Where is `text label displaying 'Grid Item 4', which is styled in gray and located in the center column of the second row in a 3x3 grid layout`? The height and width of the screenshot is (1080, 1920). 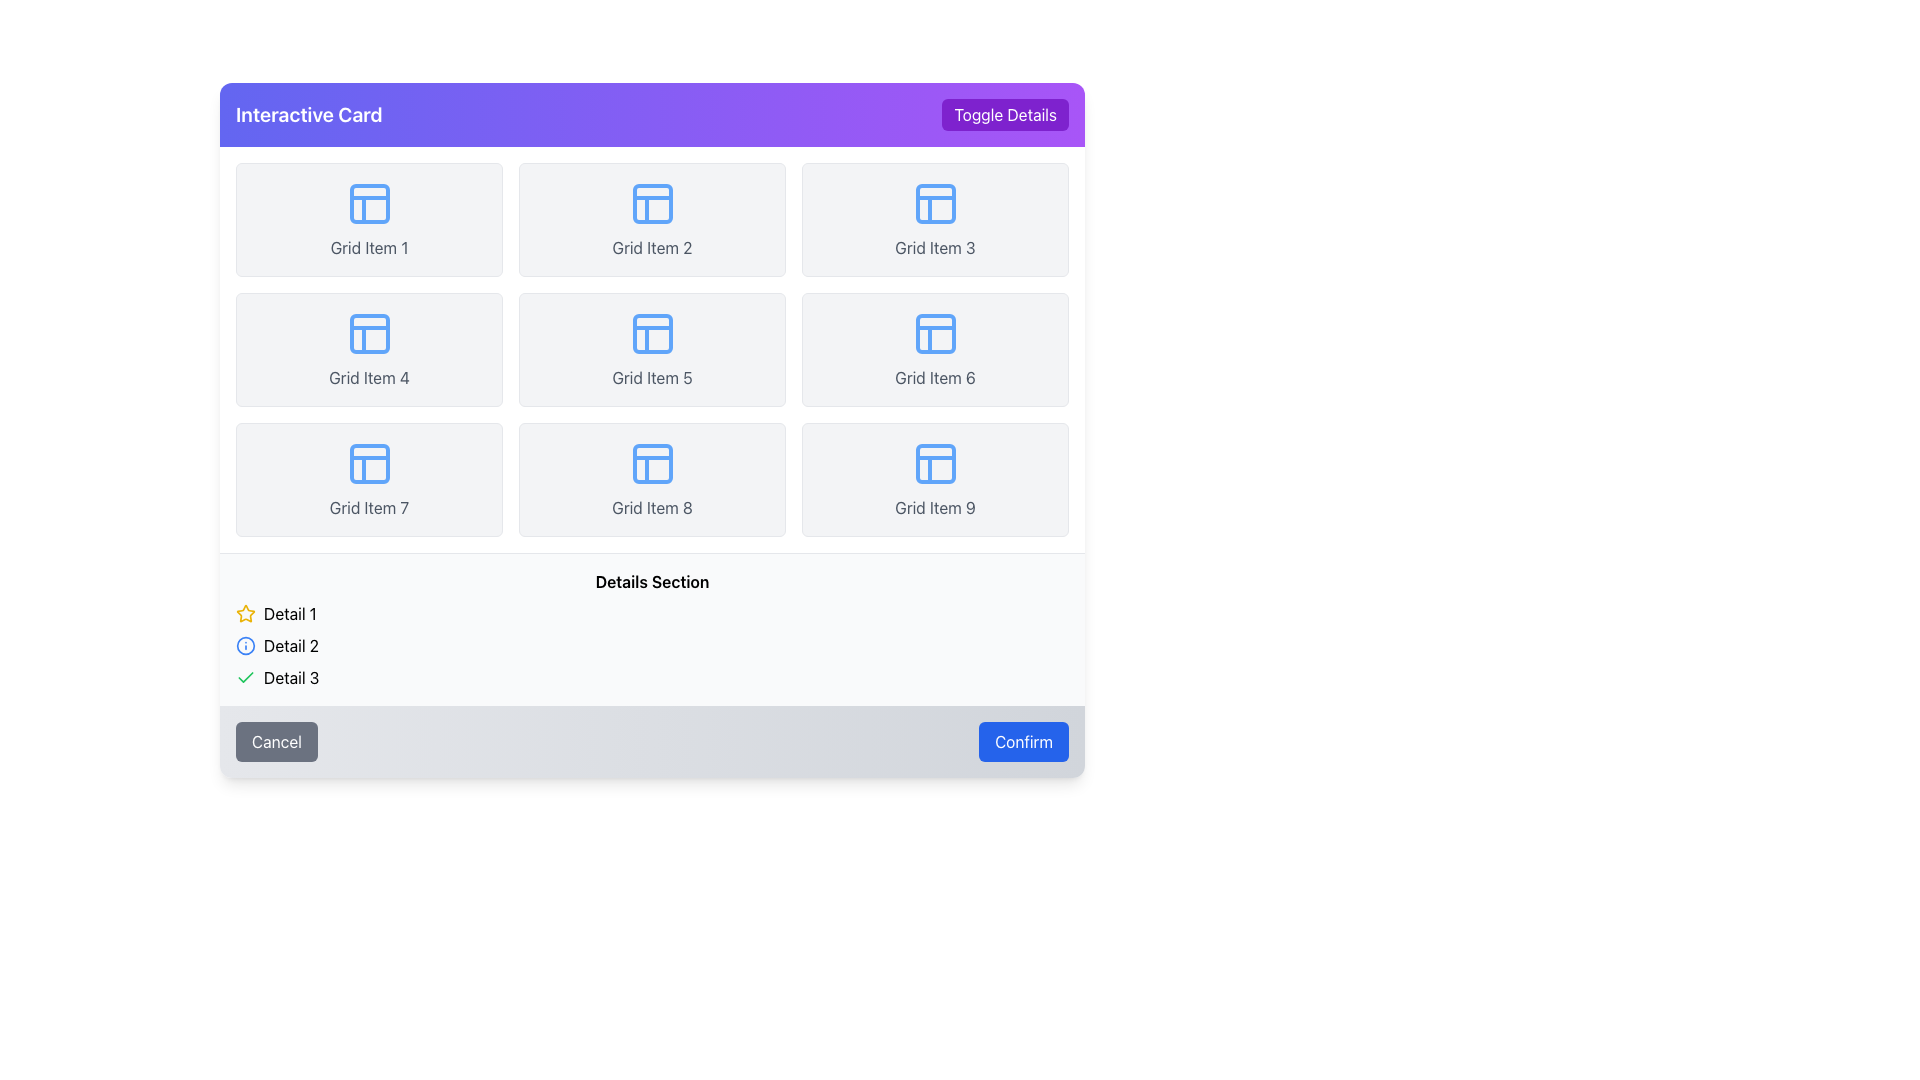 text label displaying 'Grid Item 4', which is styled in gray and located in the center column of the second row in a 3x3 grid layout is located at coordinates (369, 378).